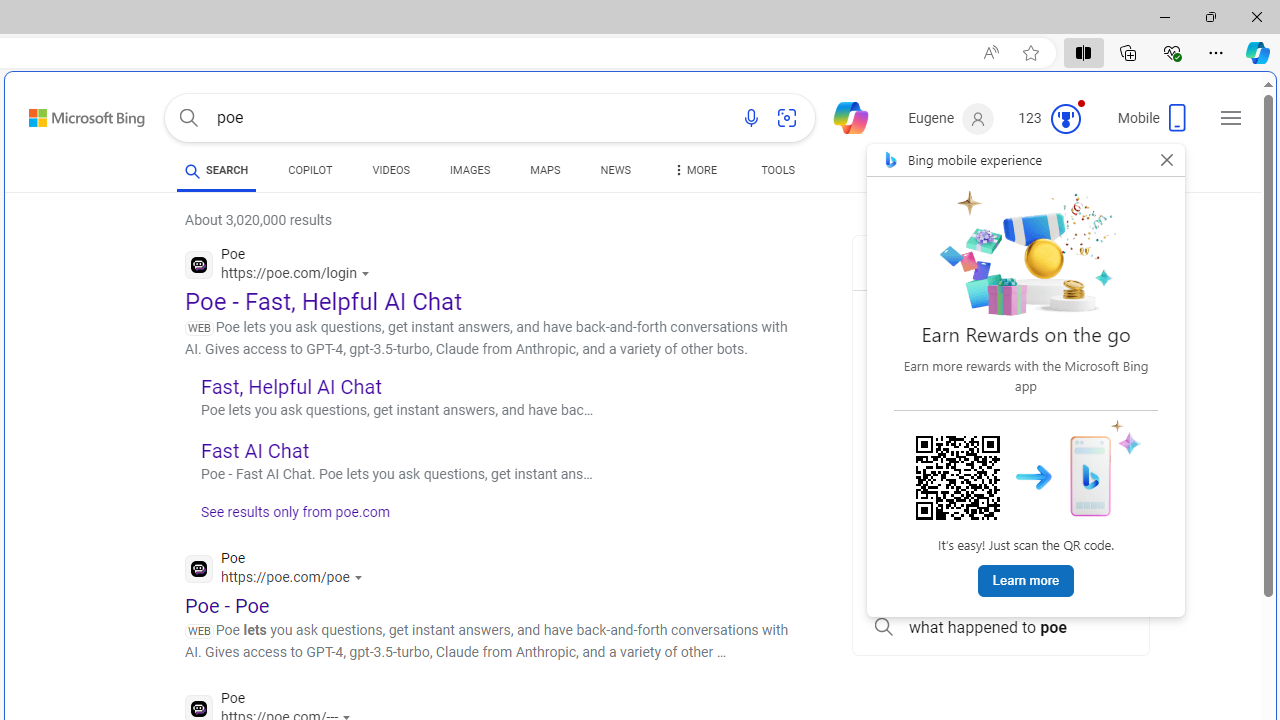 Image resolution: width=1280 pixels, height=720 pixels. What do you see at coordinates (786, 118) in the screenshot?
I see `'Search using an image'` at bounding box center [786, 118].